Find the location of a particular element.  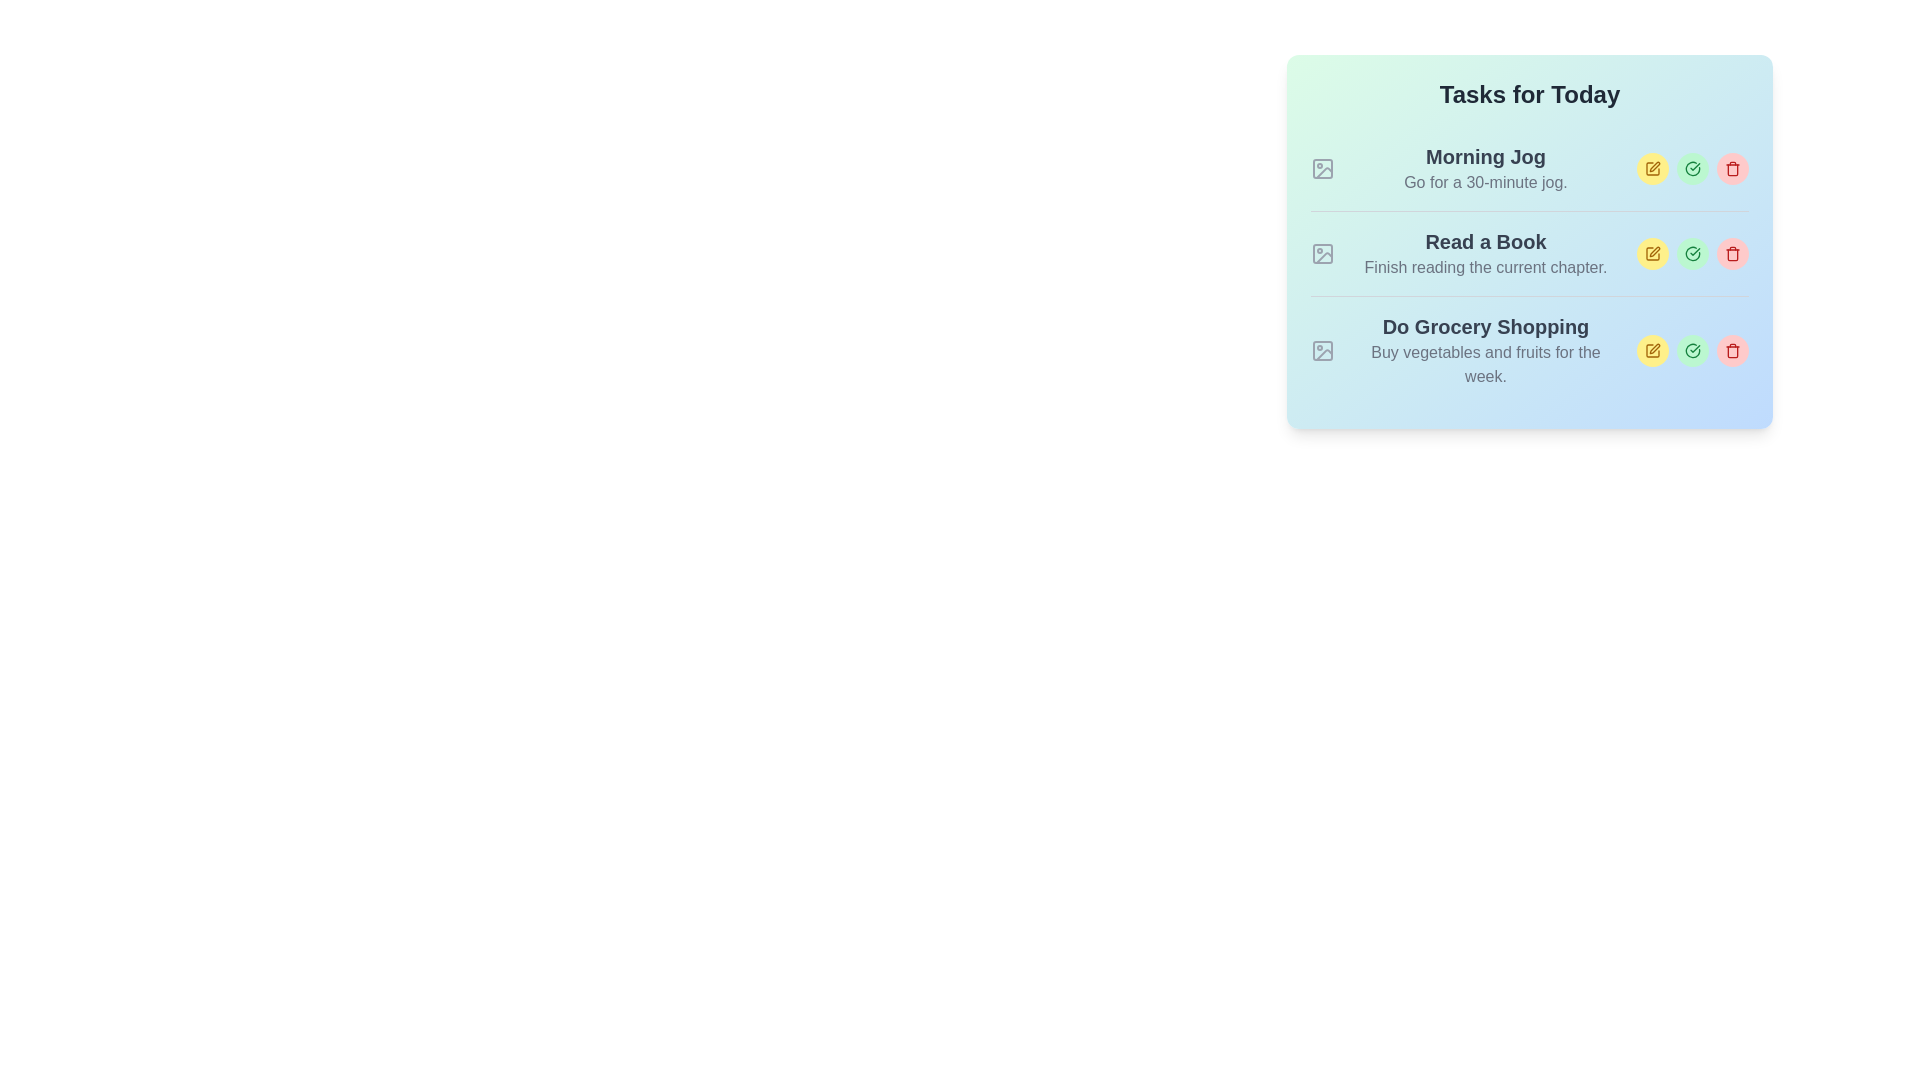

the context associated with the icon located on the left side of the third row in the task list for 'Do Grocery Shopping' is located at coordinates (1323, 350).